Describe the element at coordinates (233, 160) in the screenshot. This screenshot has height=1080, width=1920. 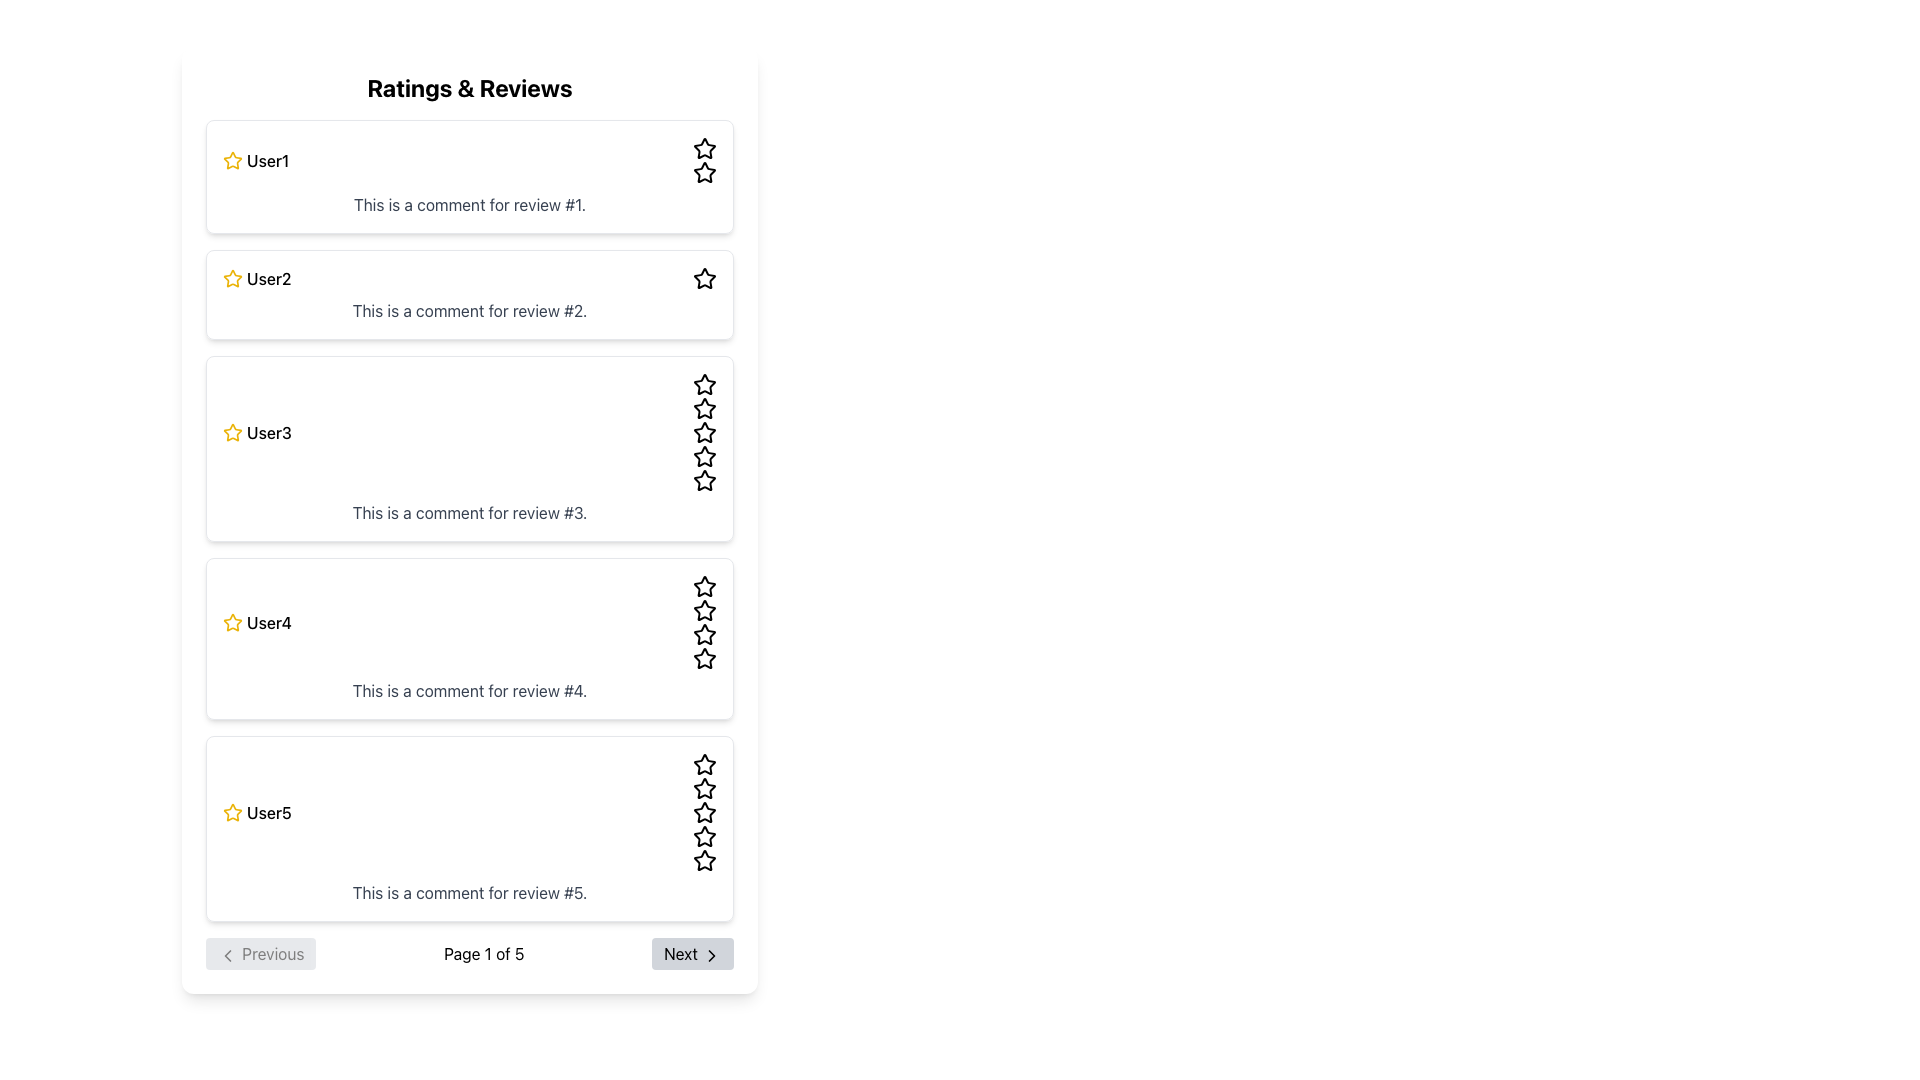
I see `the yellow star-shaped icon next to the user name 'User1' in the review card layout` at that location.